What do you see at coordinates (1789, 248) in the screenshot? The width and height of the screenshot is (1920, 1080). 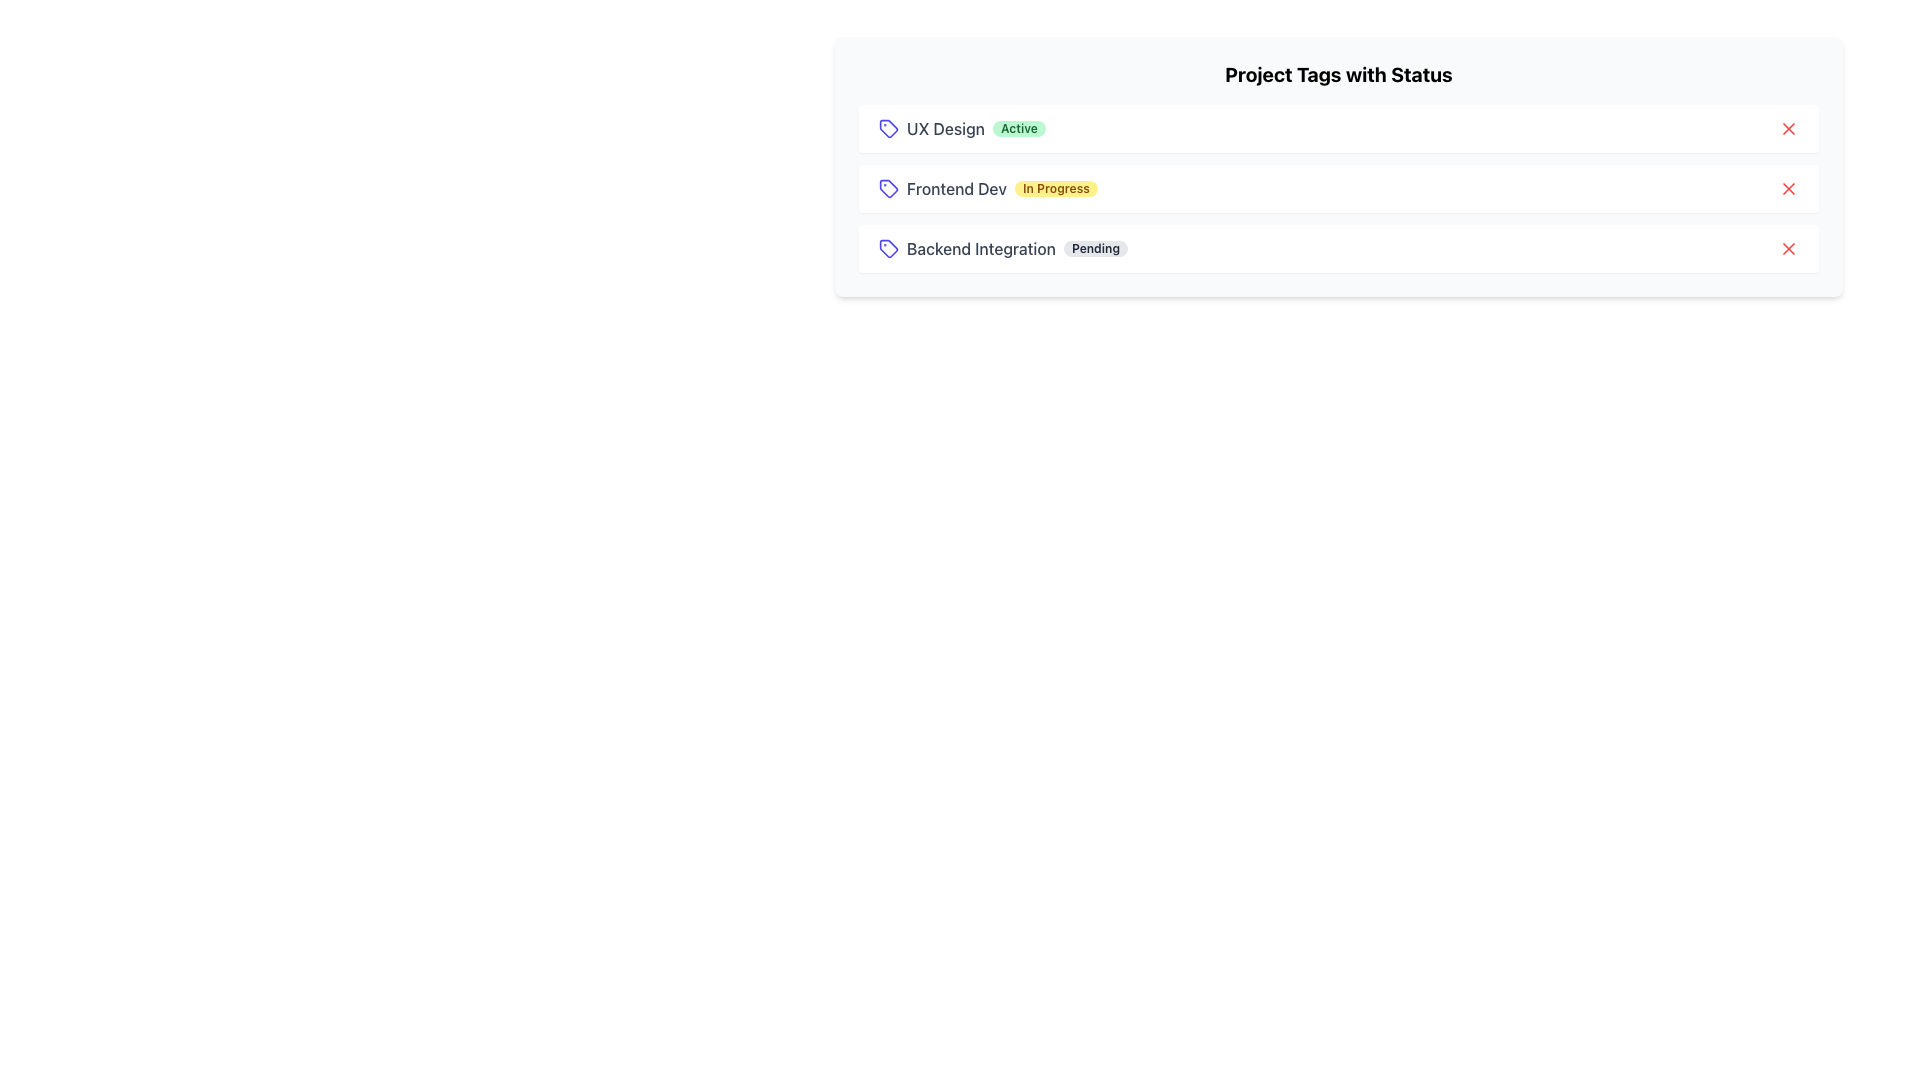 I see `the close (X) button icon located at the right end of the row for the 'Backend Integration' item under the 'Project Tags with Status' heading` at bounding box center [1789, 248].